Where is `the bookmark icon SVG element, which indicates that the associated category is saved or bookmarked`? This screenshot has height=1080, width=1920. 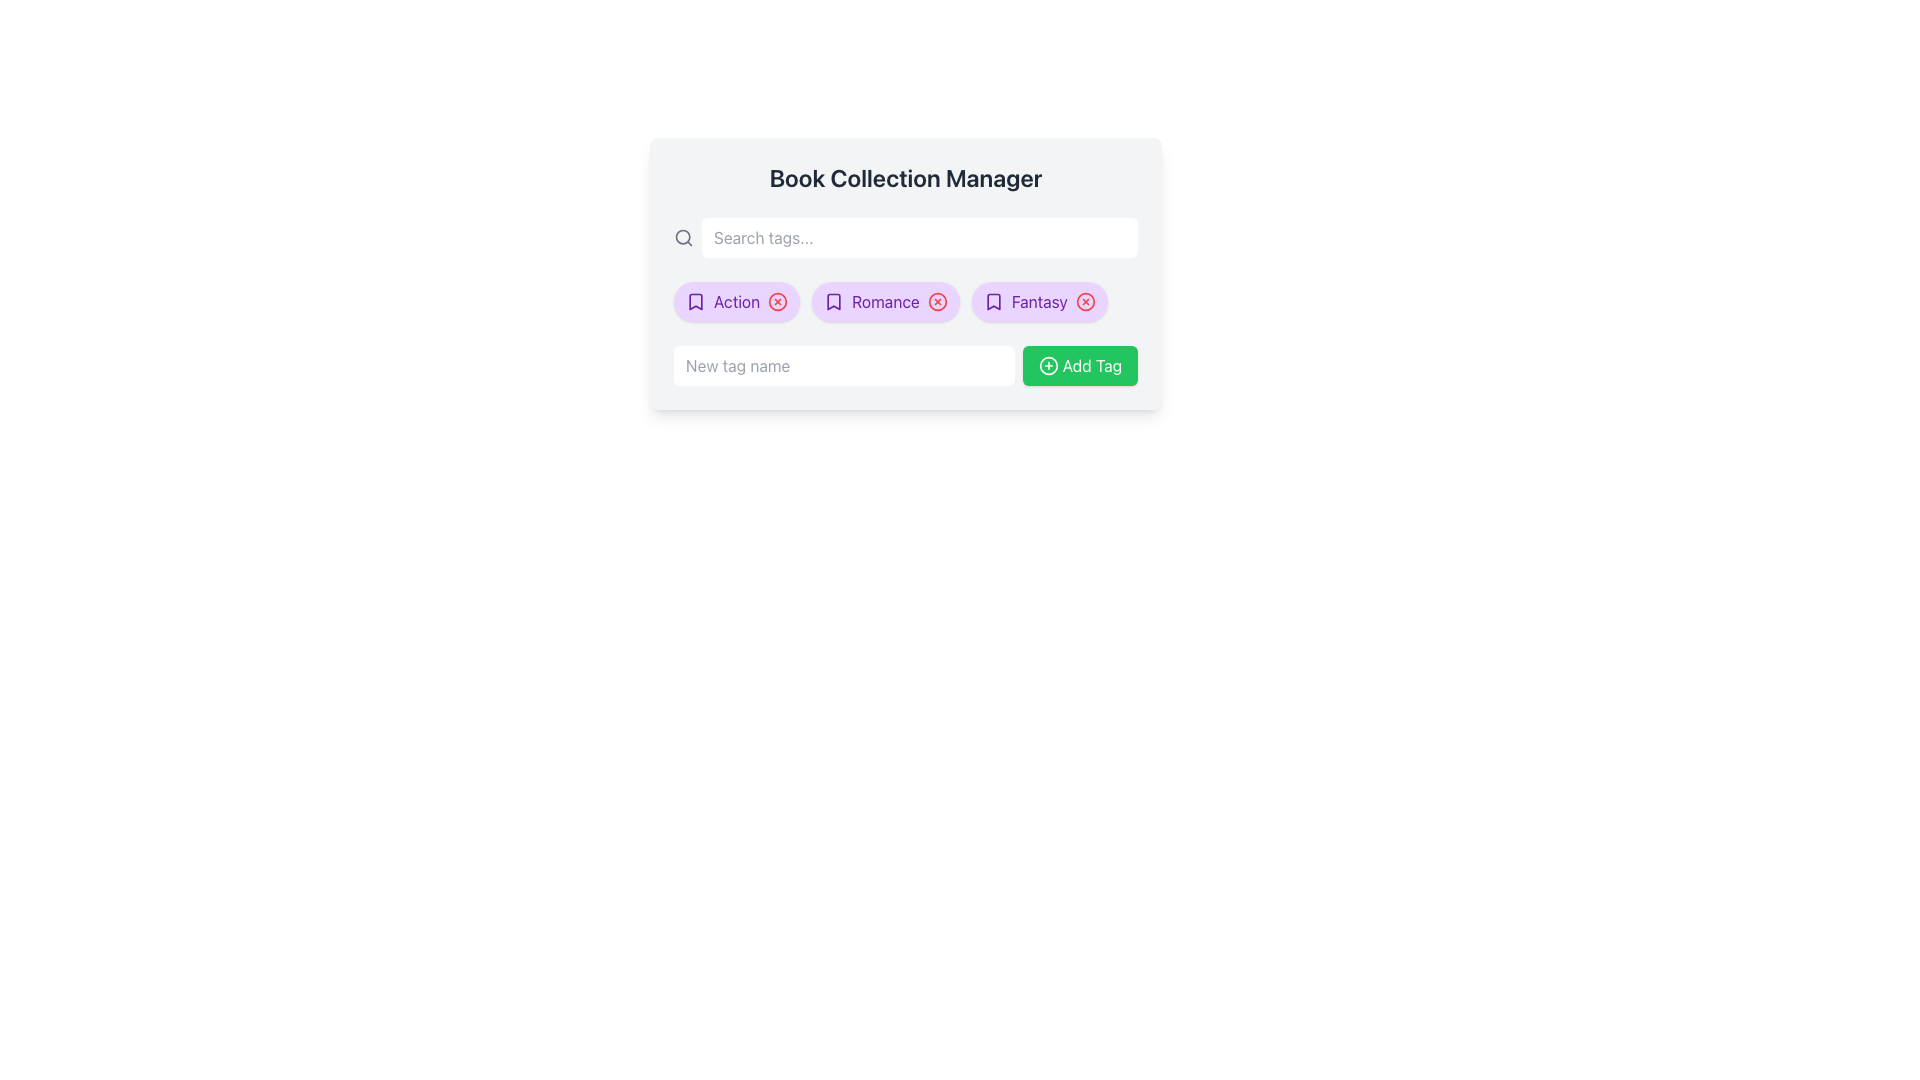 the bookmark icon SVG element, which indicates that the associated category is saved or bookmarked is located at coordinates (696, 301).